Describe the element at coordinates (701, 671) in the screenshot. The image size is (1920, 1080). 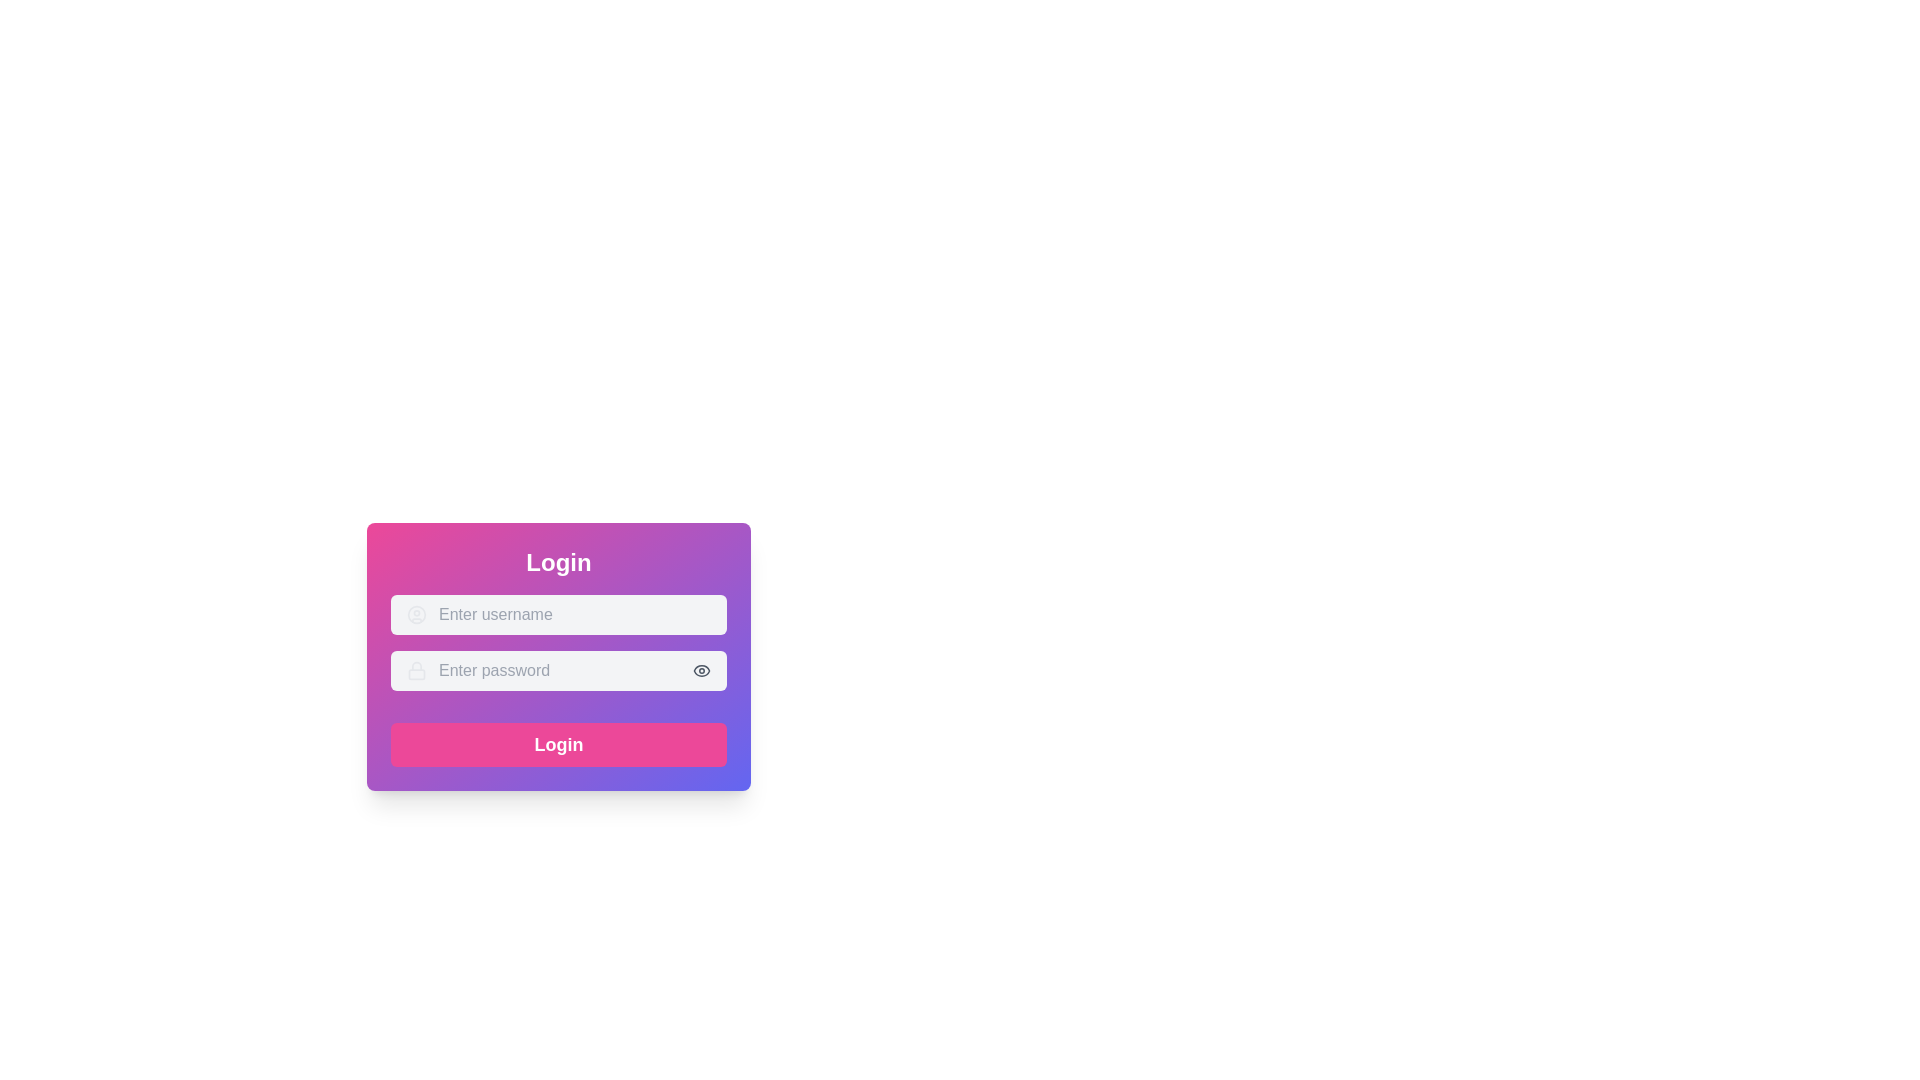
I see `the eye icon button for toggling password visibility, which is located on the right side inside the password input field` at that location.